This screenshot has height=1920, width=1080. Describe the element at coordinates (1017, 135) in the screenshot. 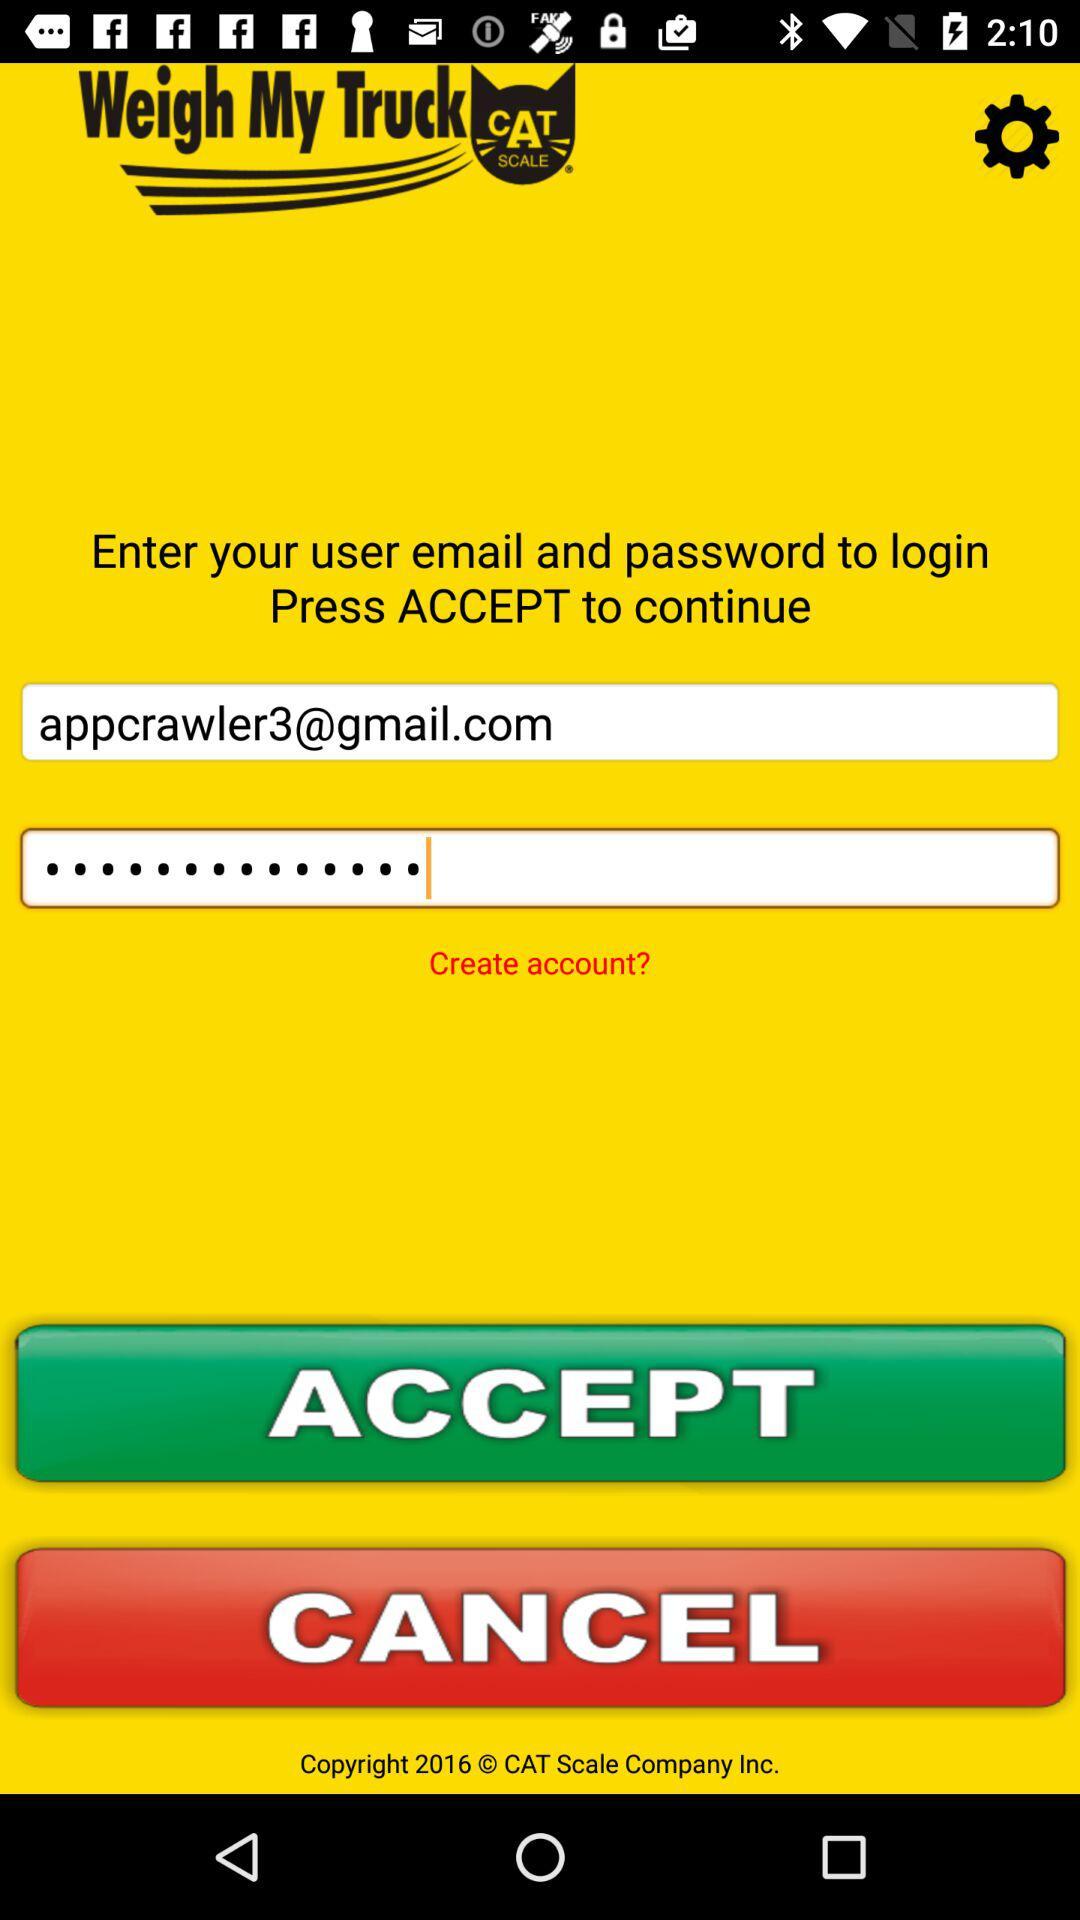

I see `the item at the top right corner` at that location.